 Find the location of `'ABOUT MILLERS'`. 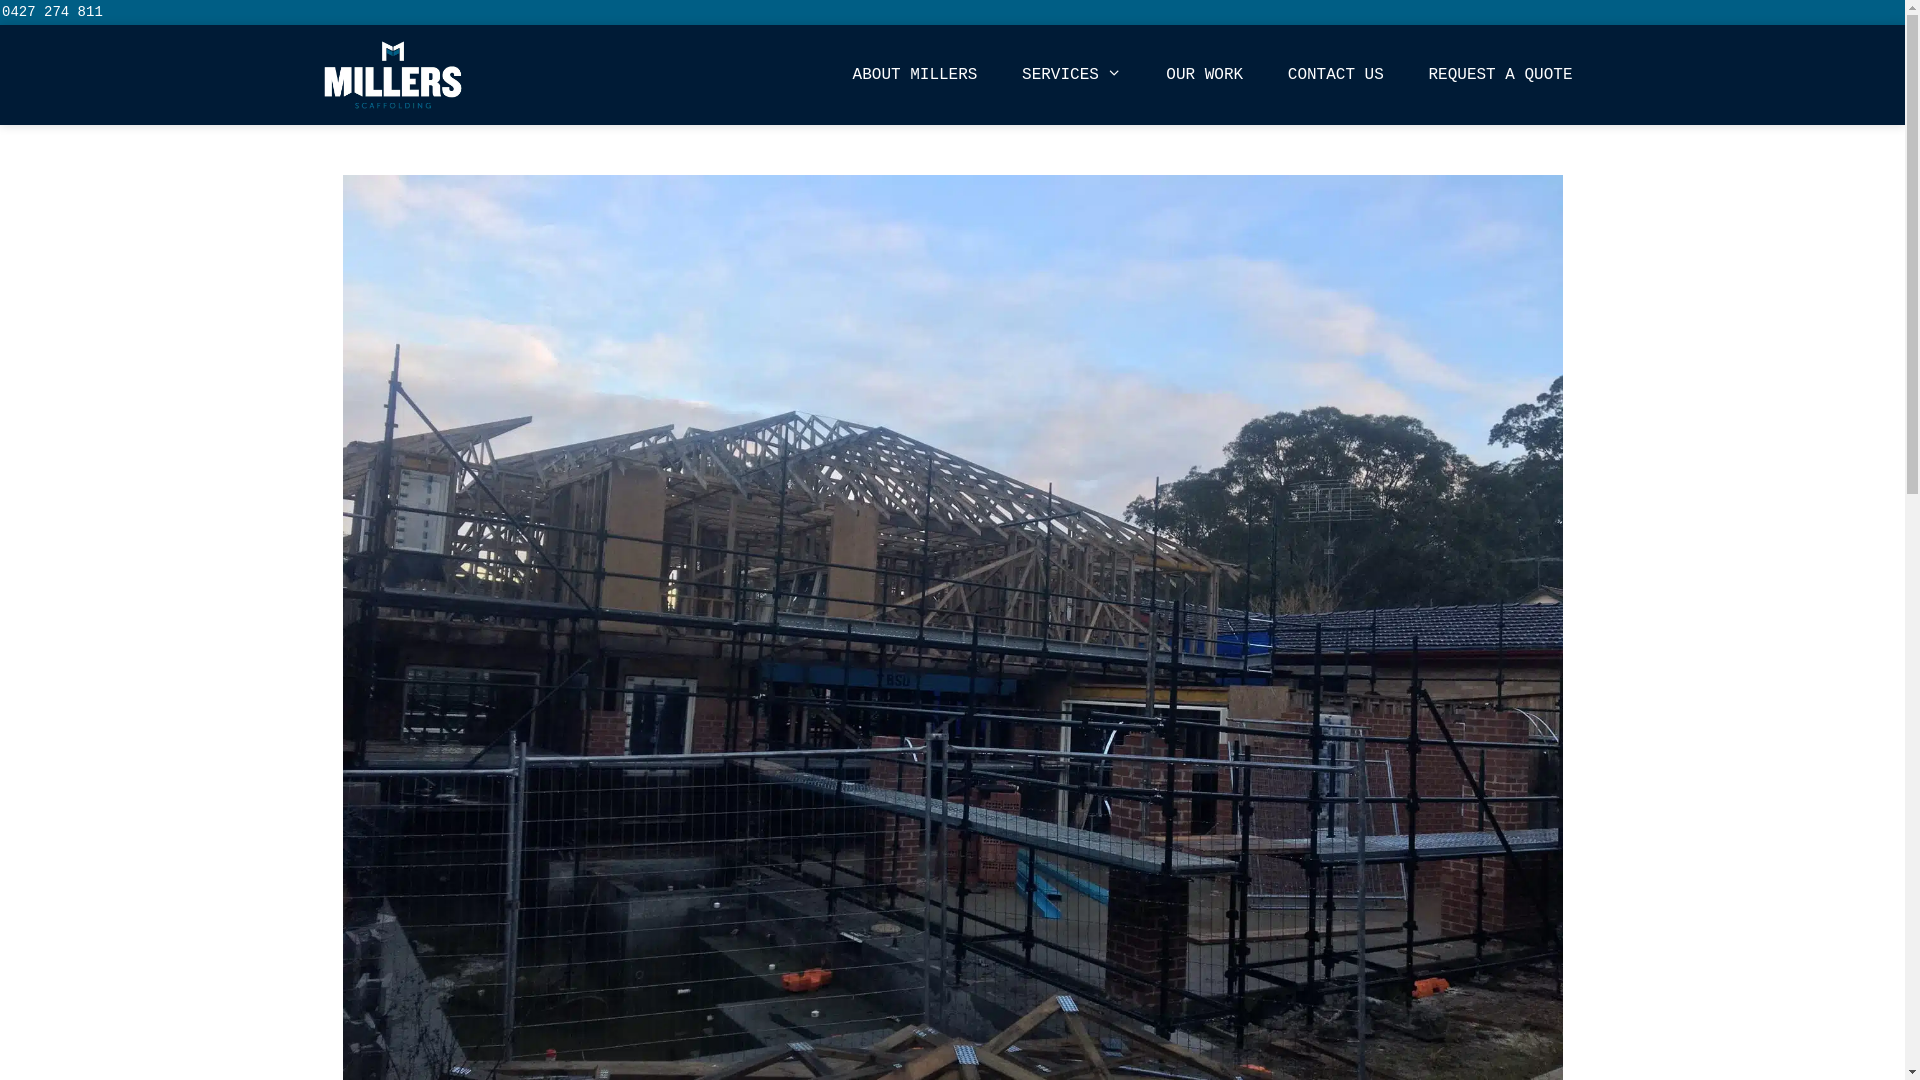

'ABOUT MILLERS' is located at coordinates (914, 73).